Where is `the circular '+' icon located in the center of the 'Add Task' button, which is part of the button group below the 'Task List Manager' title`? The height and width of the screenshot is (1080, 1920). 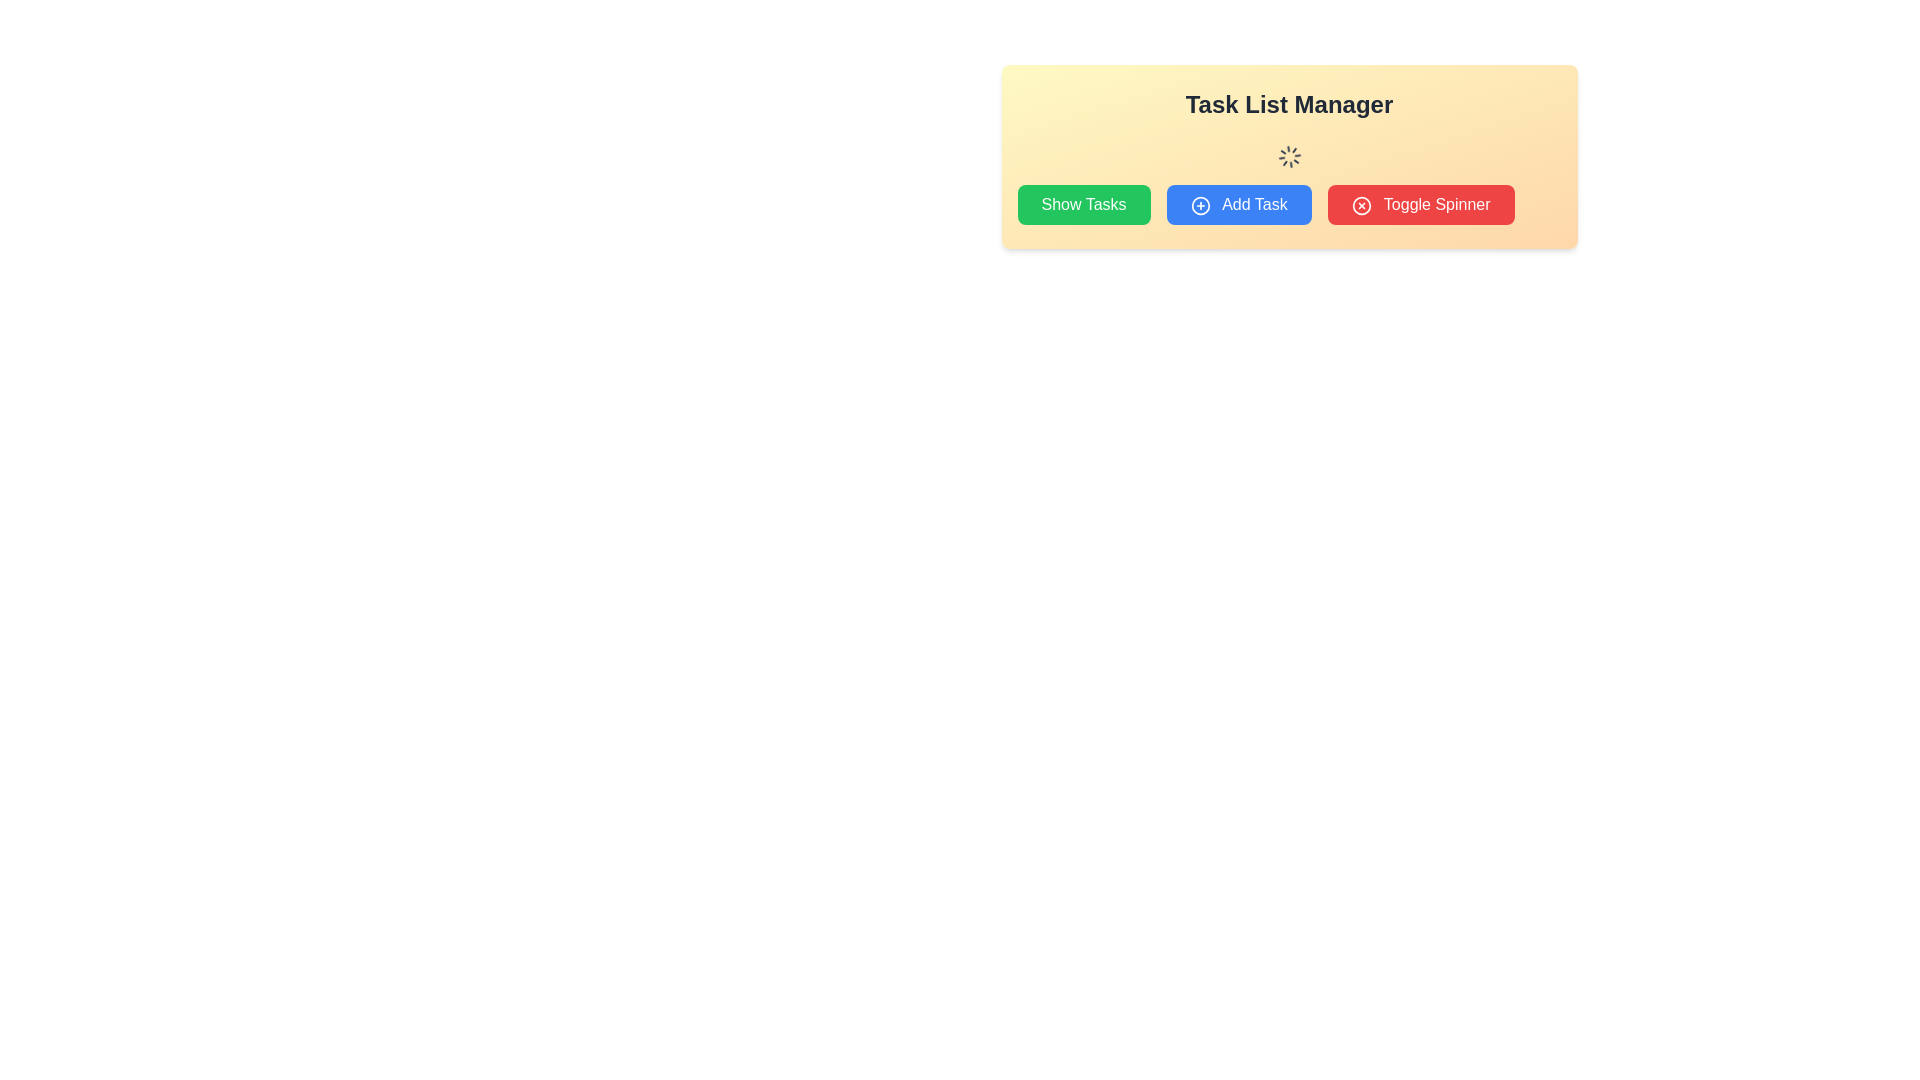 the circular '+' icon located in the center of the 'Add Task' button, which is part of the button group below the 'Task List Manager' title is located at coordinates (1200, 205).